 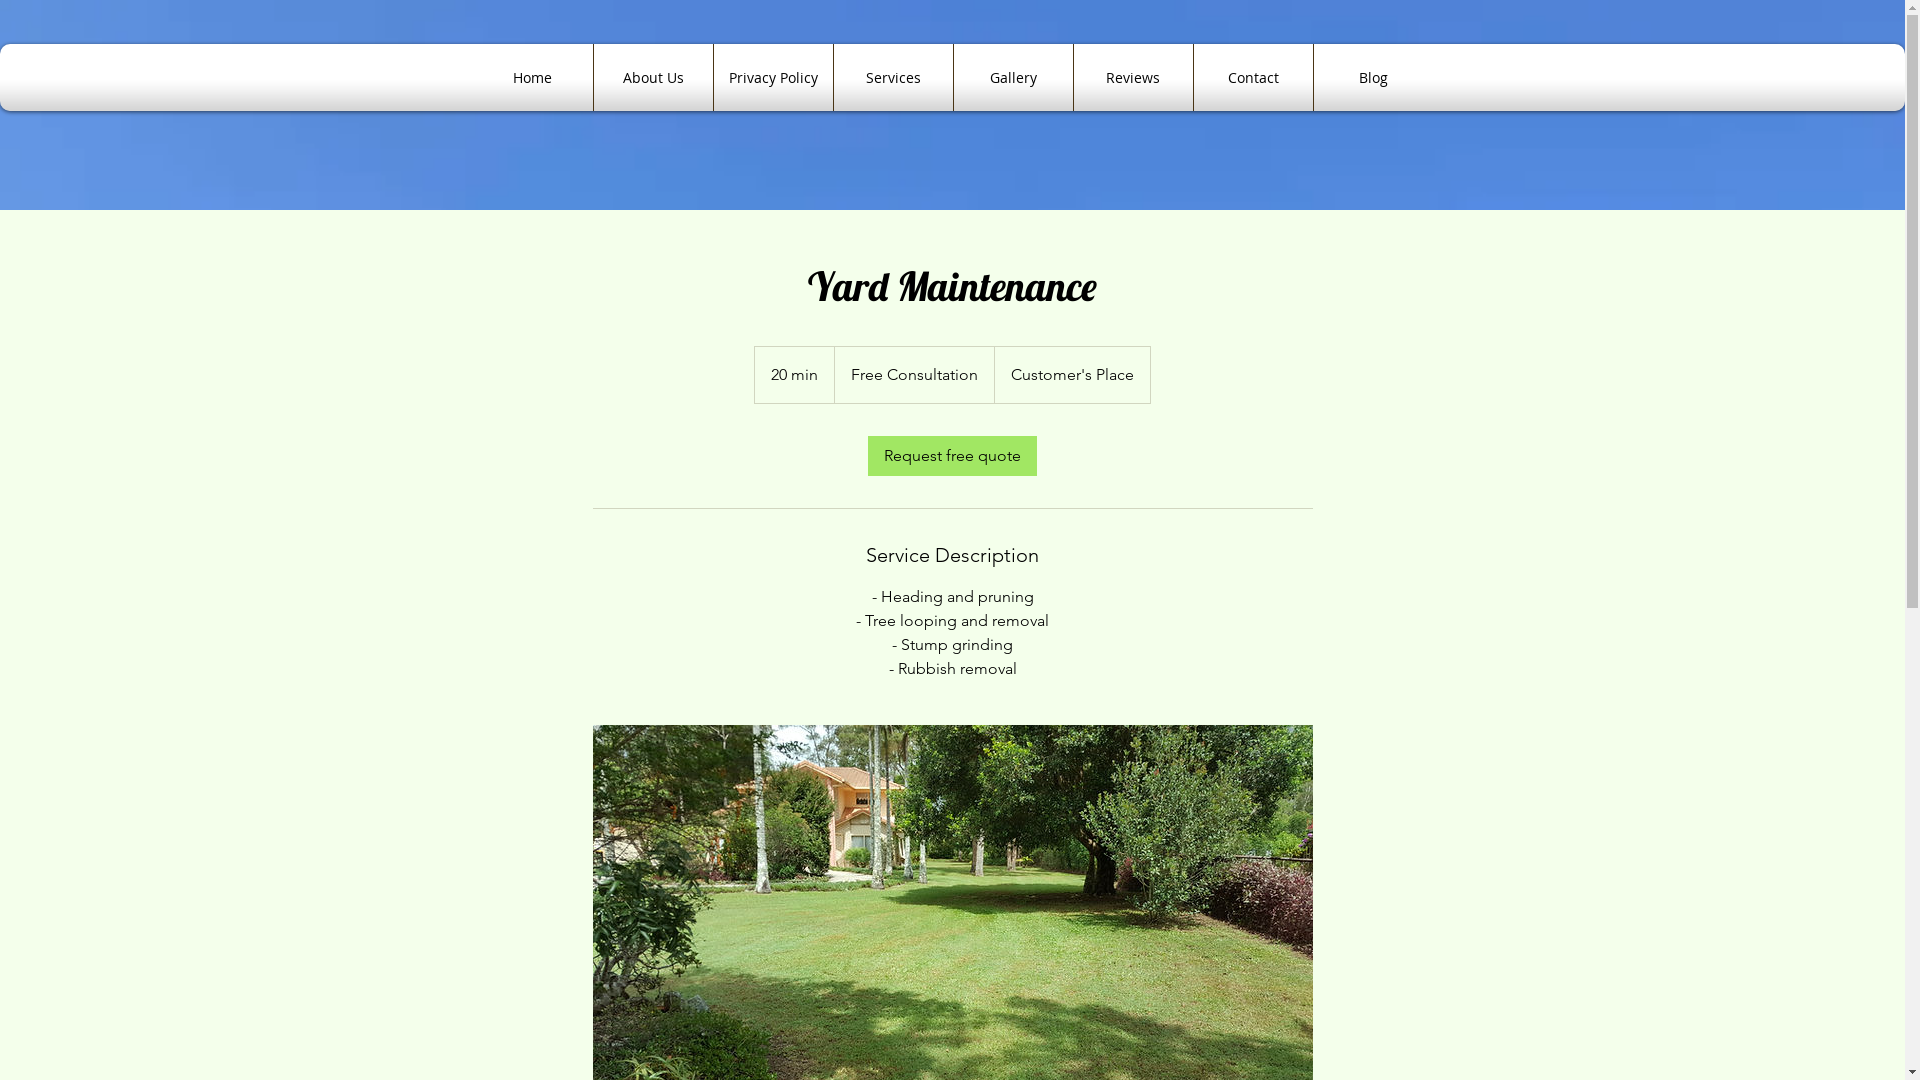 What do you see at coordinates (891, 76) in the screenshot?
I see `'Services'` at bounding box center [891, 76].